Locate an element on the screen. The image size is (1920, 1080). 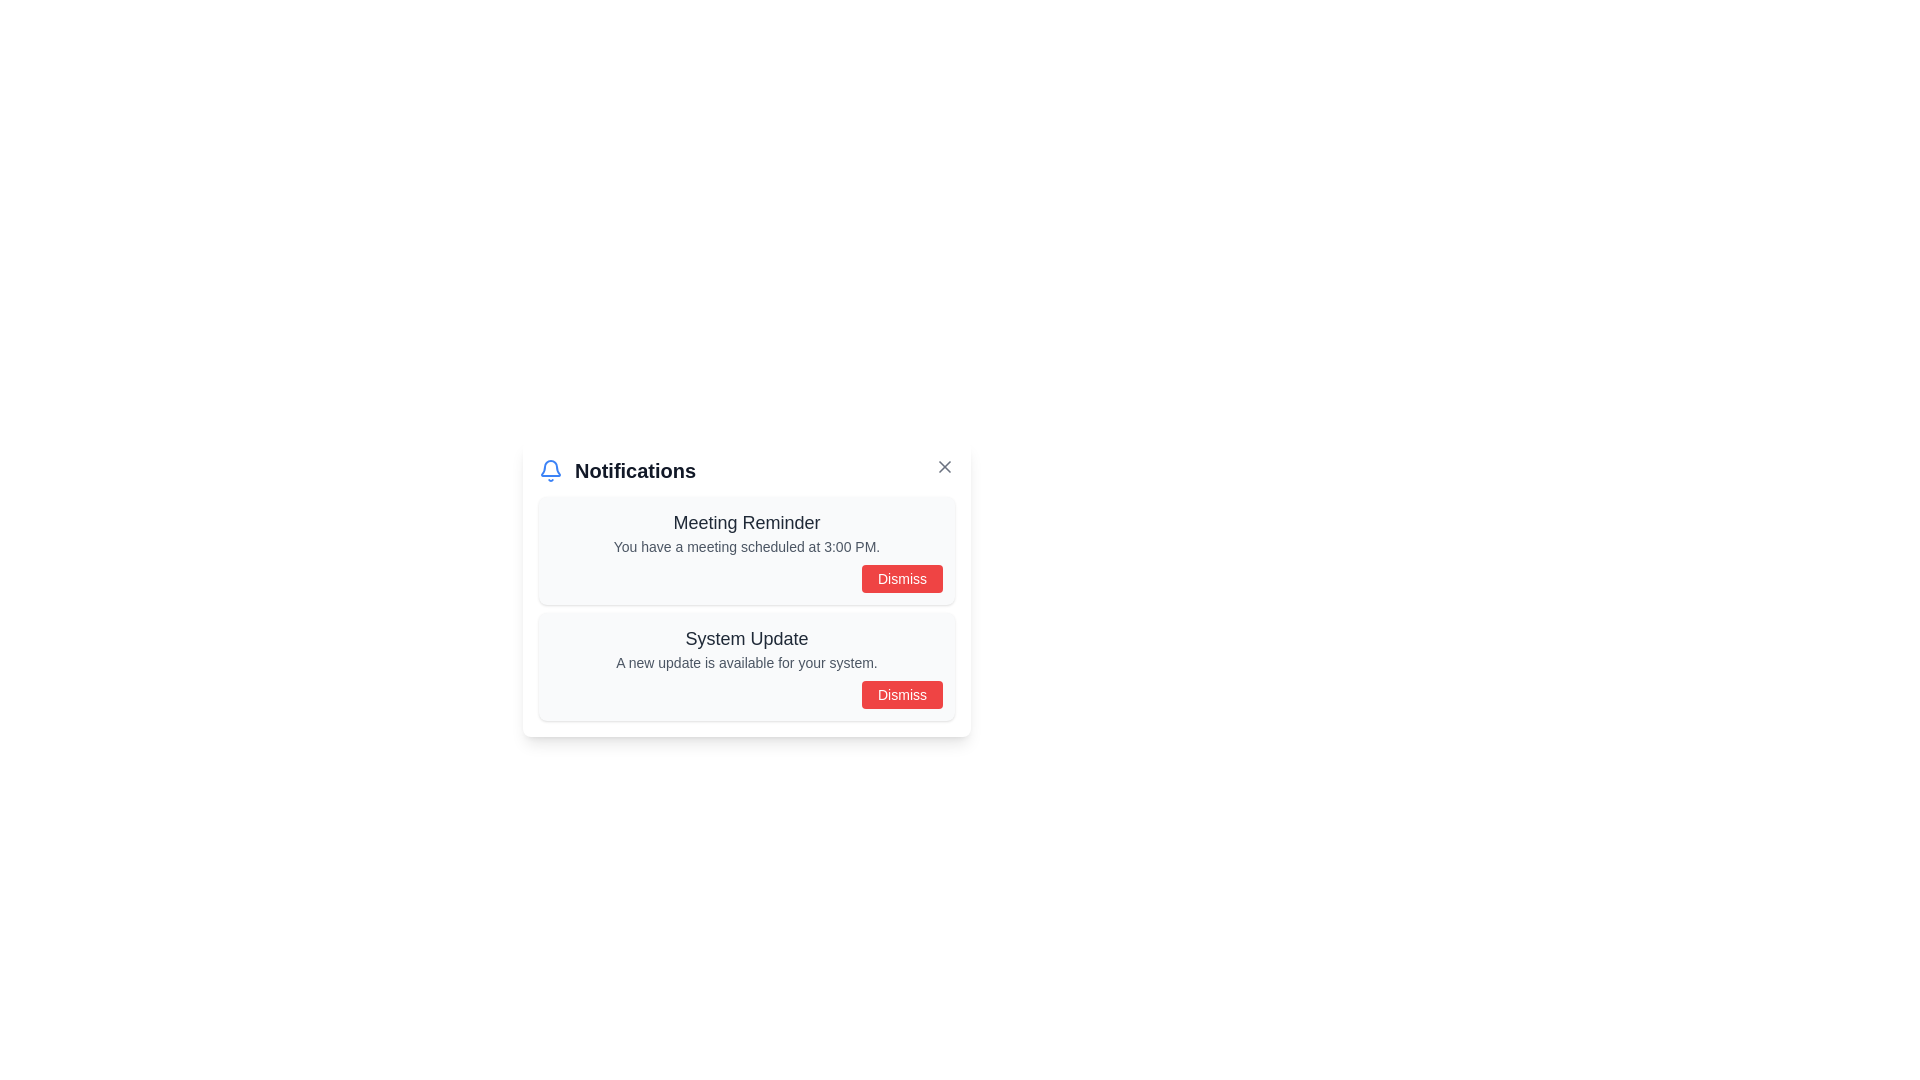
the blue bell icon located to the left of the 'Notifications' heading in the upper-left corner of the Notifications section is located at coordinates (551, 470).